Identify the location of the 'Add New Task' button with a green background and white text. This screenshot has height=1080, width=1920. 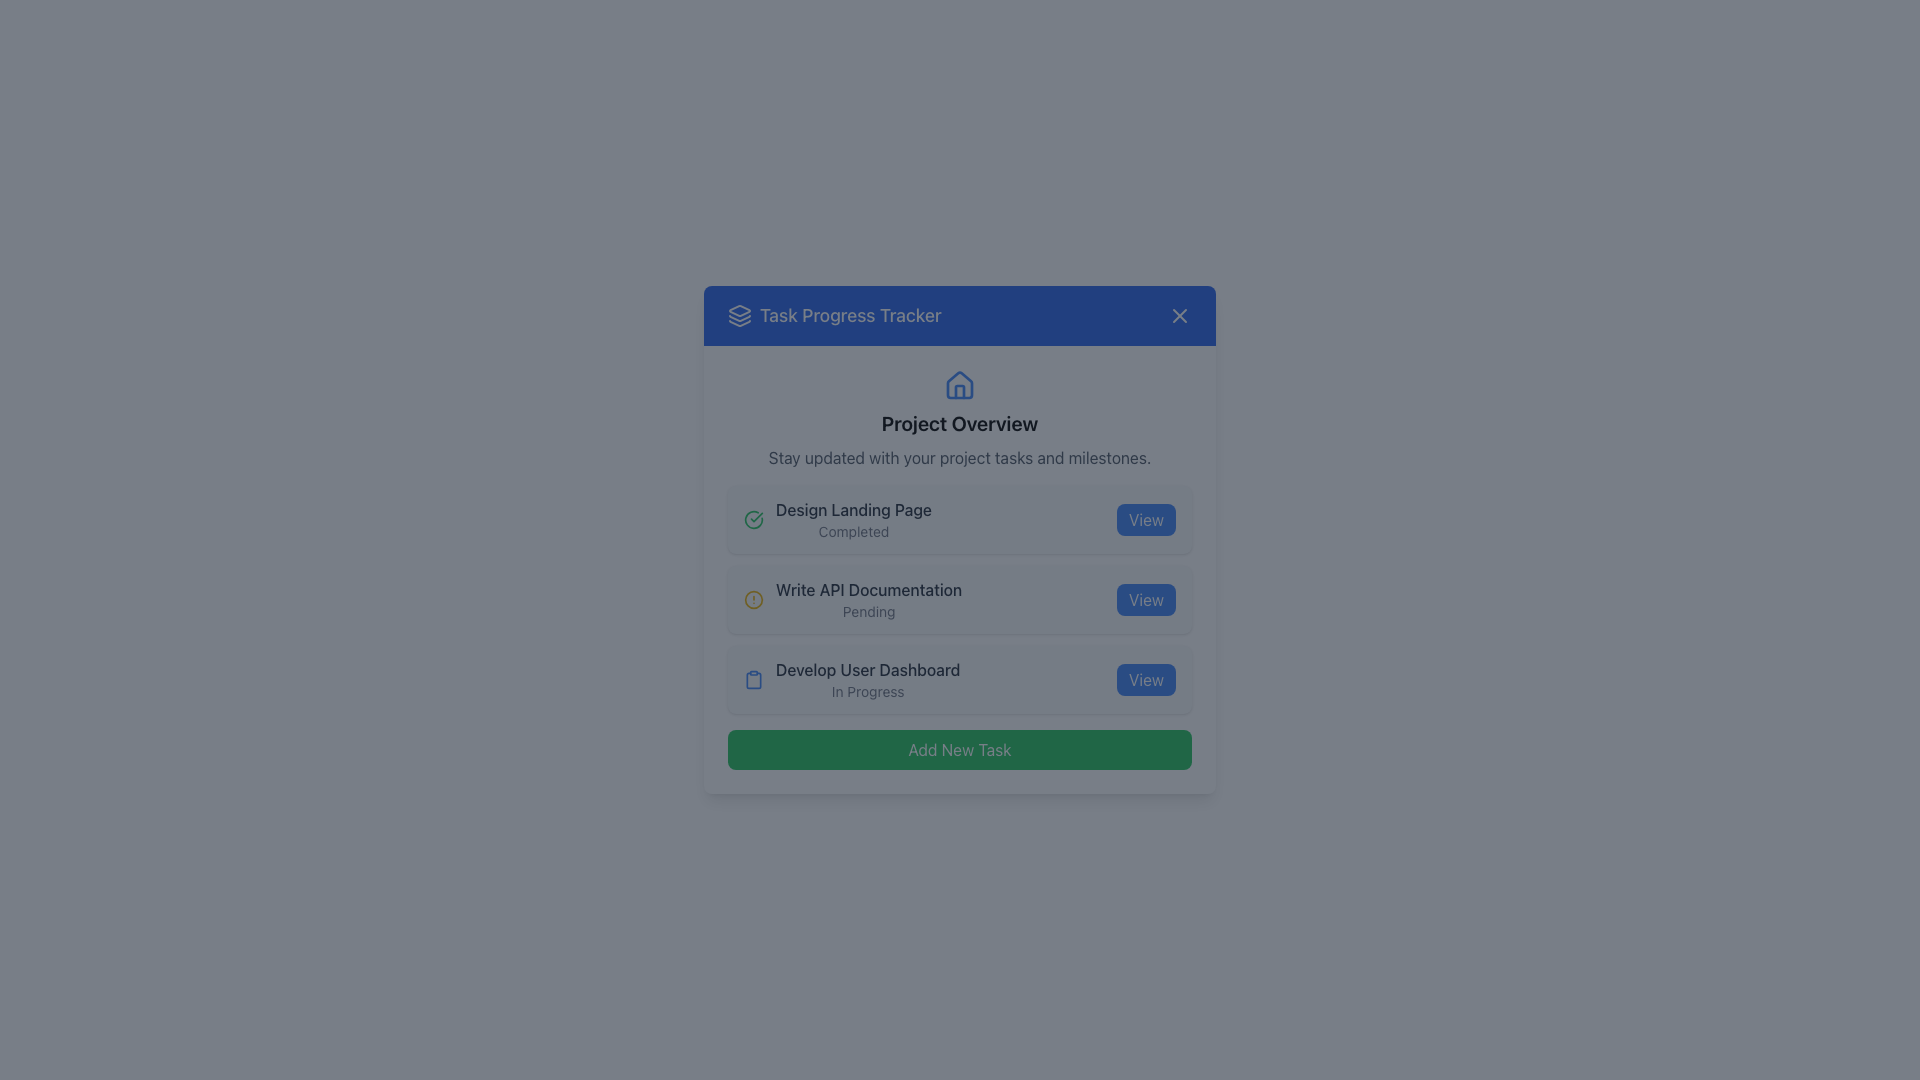
(960, 749).